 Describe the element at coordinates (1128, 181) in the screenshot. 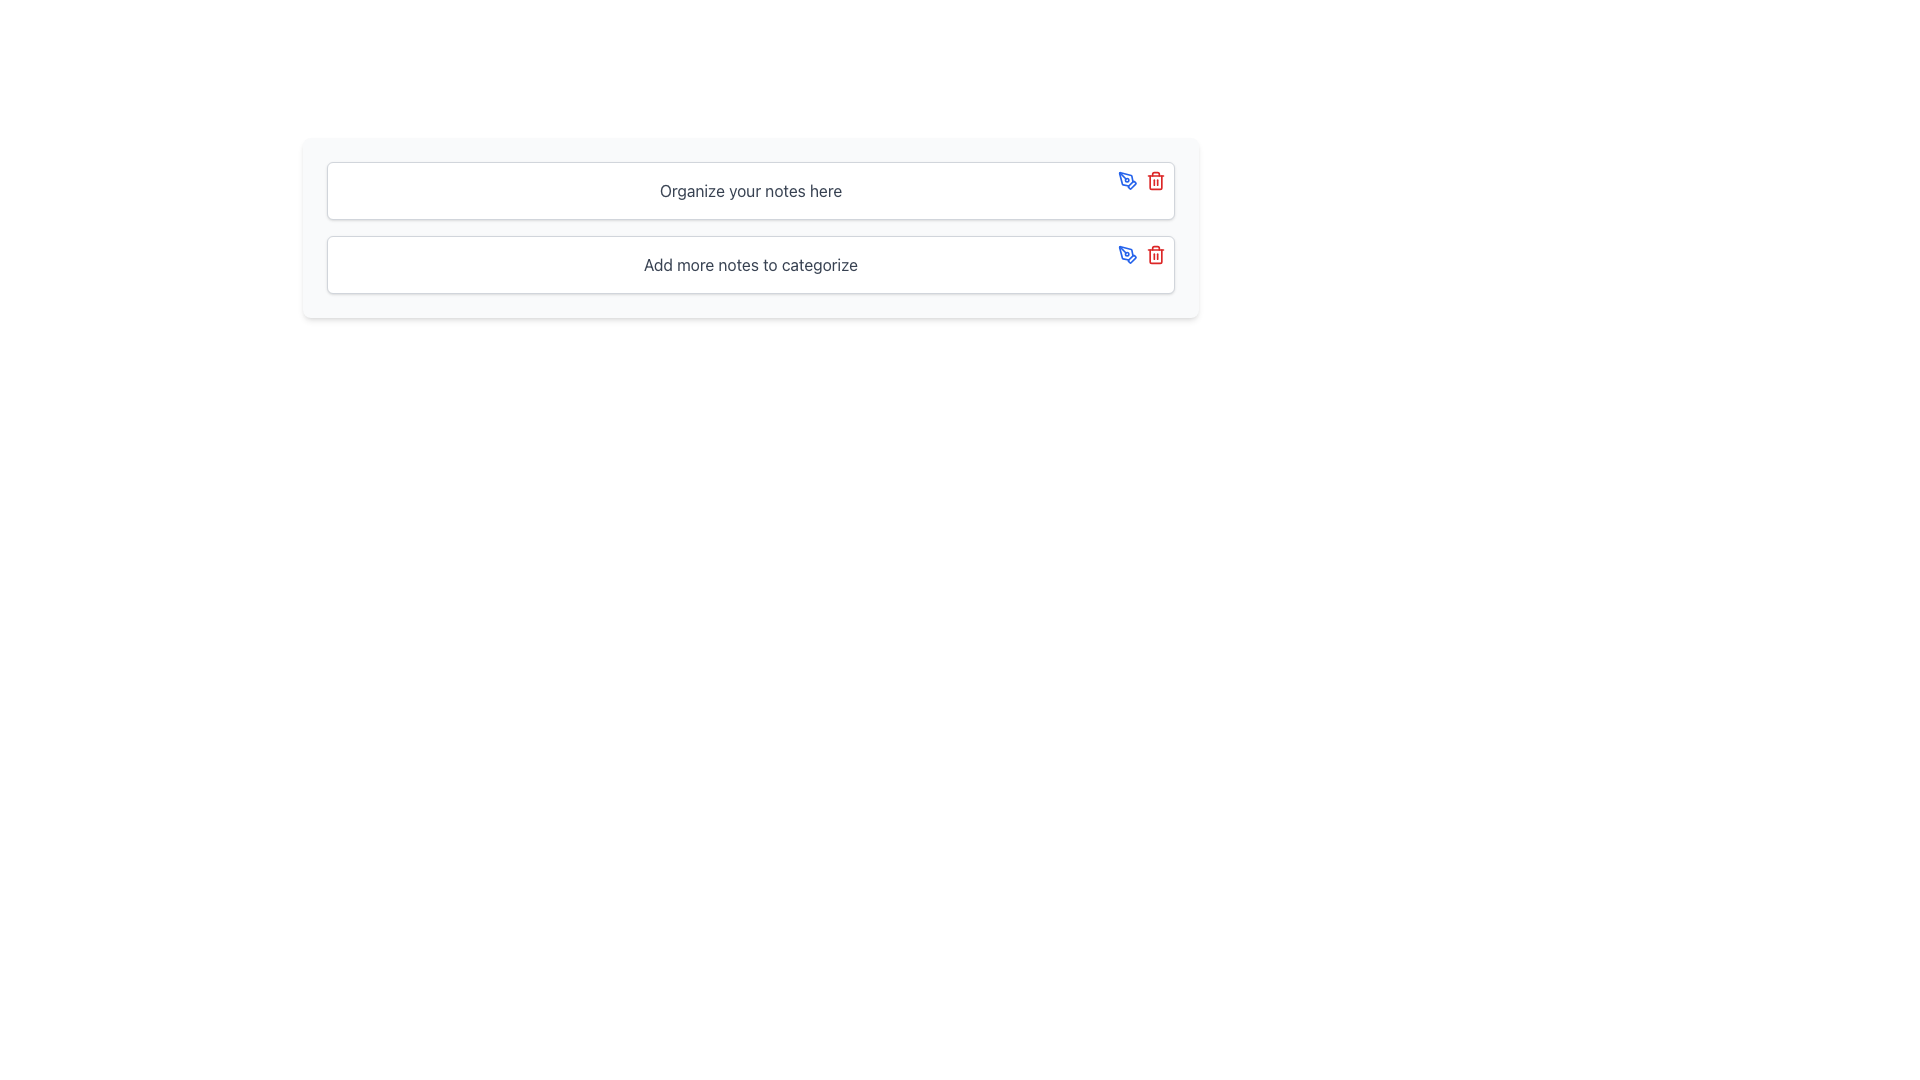

I see `the edit button SVG icon located in the top-right corner of the note panel to initiate edit mode` at that location.